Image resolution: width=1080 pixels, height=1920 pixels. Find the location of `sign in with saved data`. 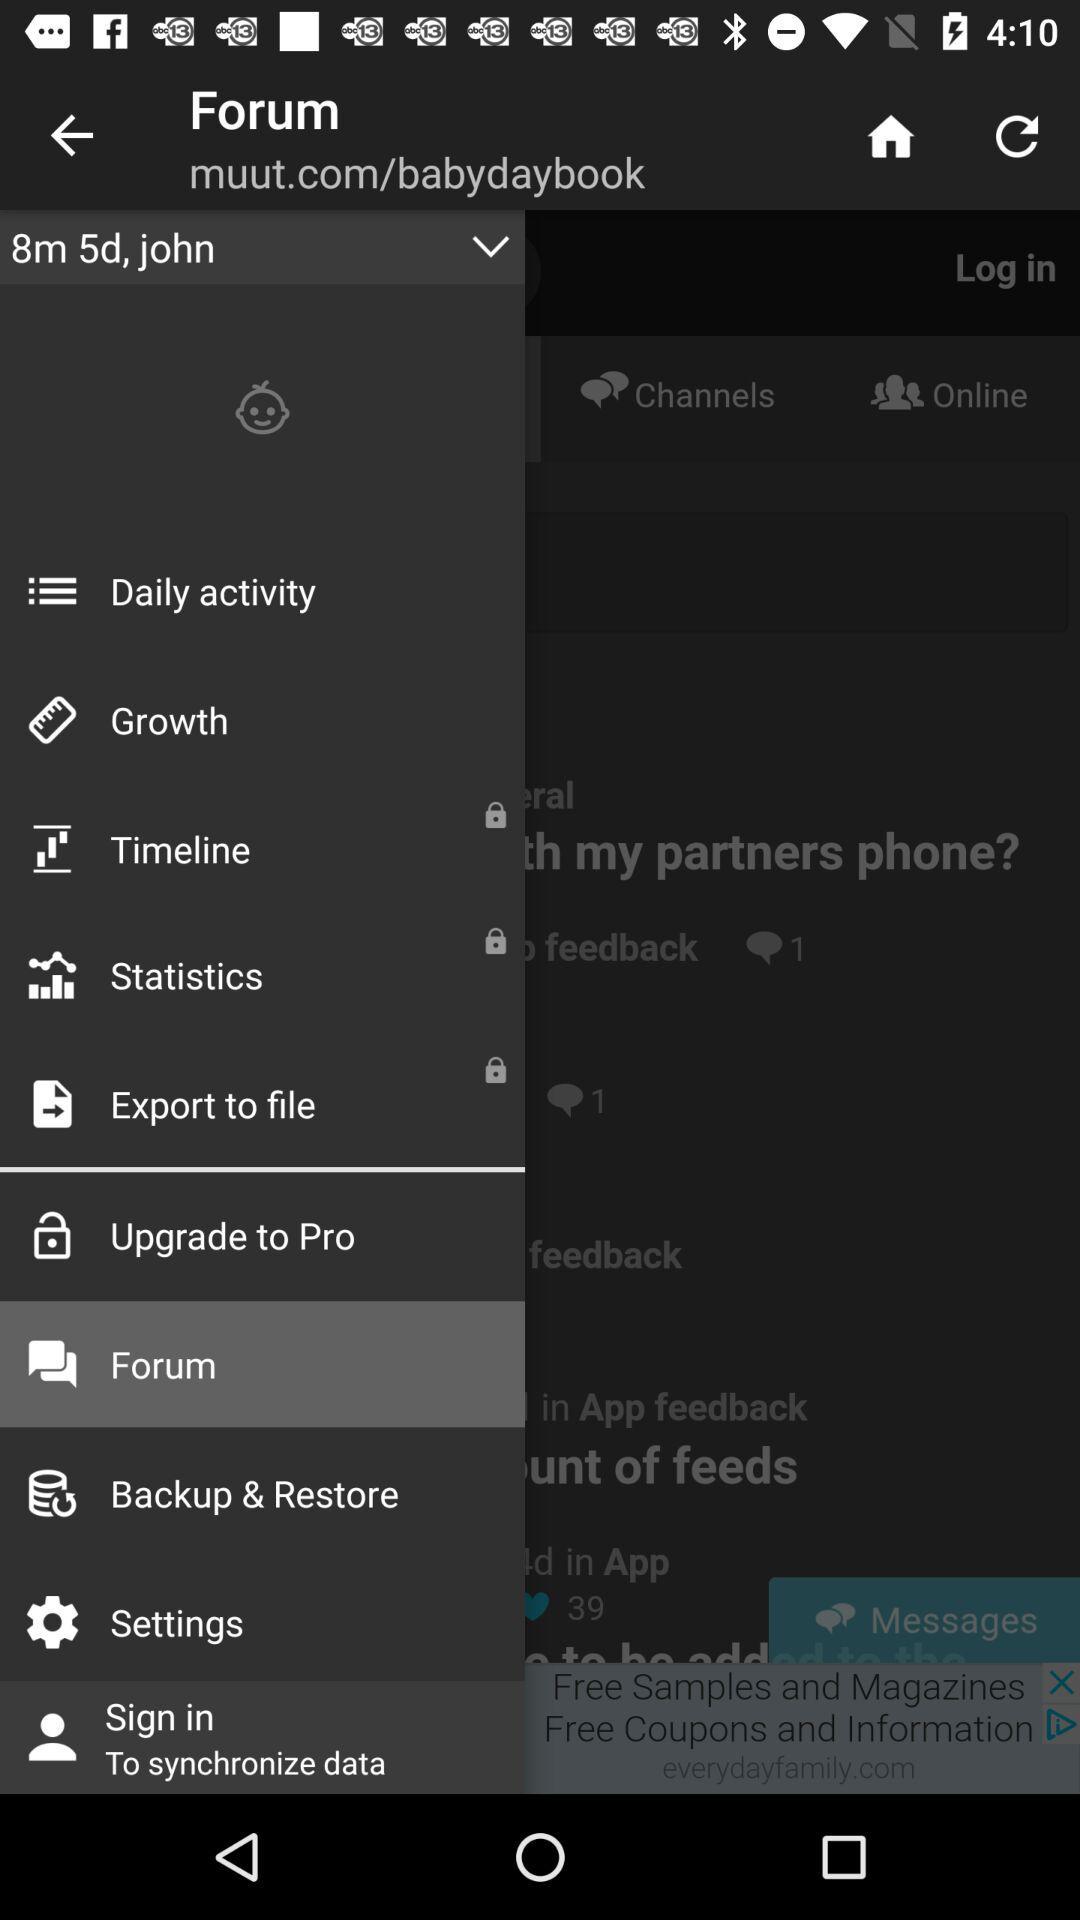

sign in with saved data is located at coordinates (540, 1727).